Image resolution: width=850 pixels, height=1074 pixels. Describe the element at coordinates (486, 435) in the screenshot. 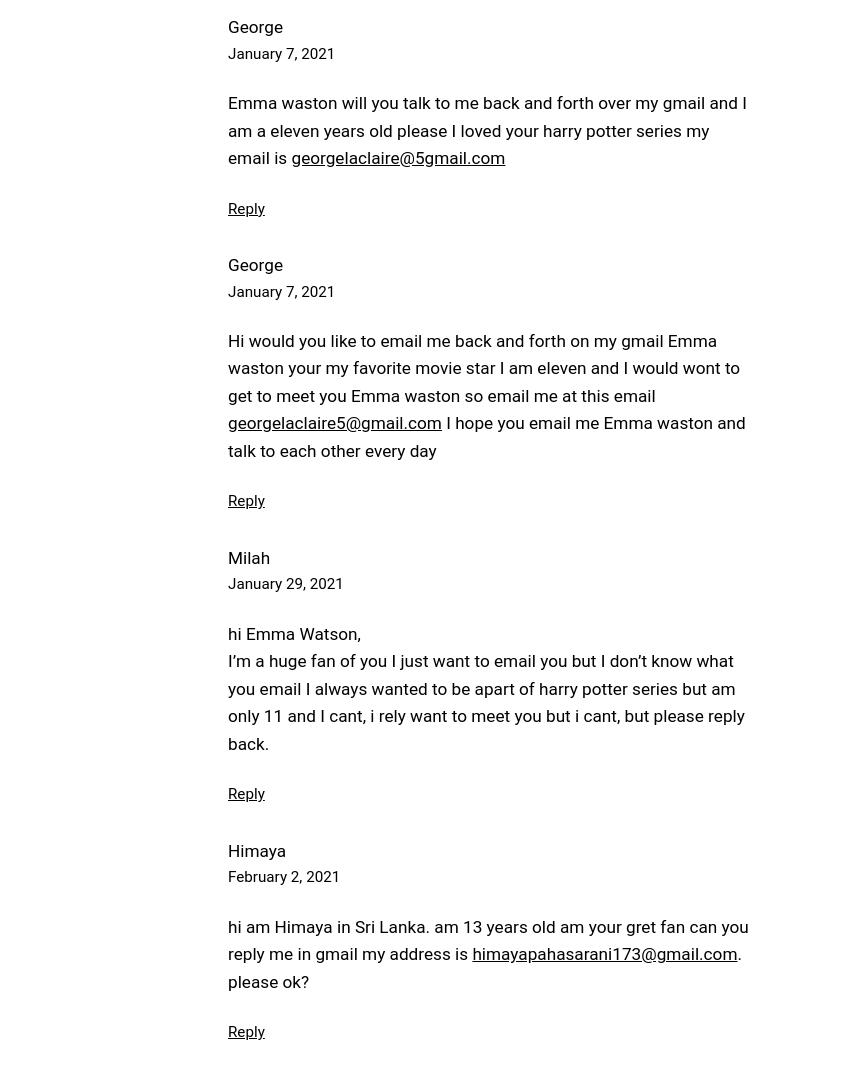

I see `'I hope you email me Emma waston and talk to each other every day'` at that location.